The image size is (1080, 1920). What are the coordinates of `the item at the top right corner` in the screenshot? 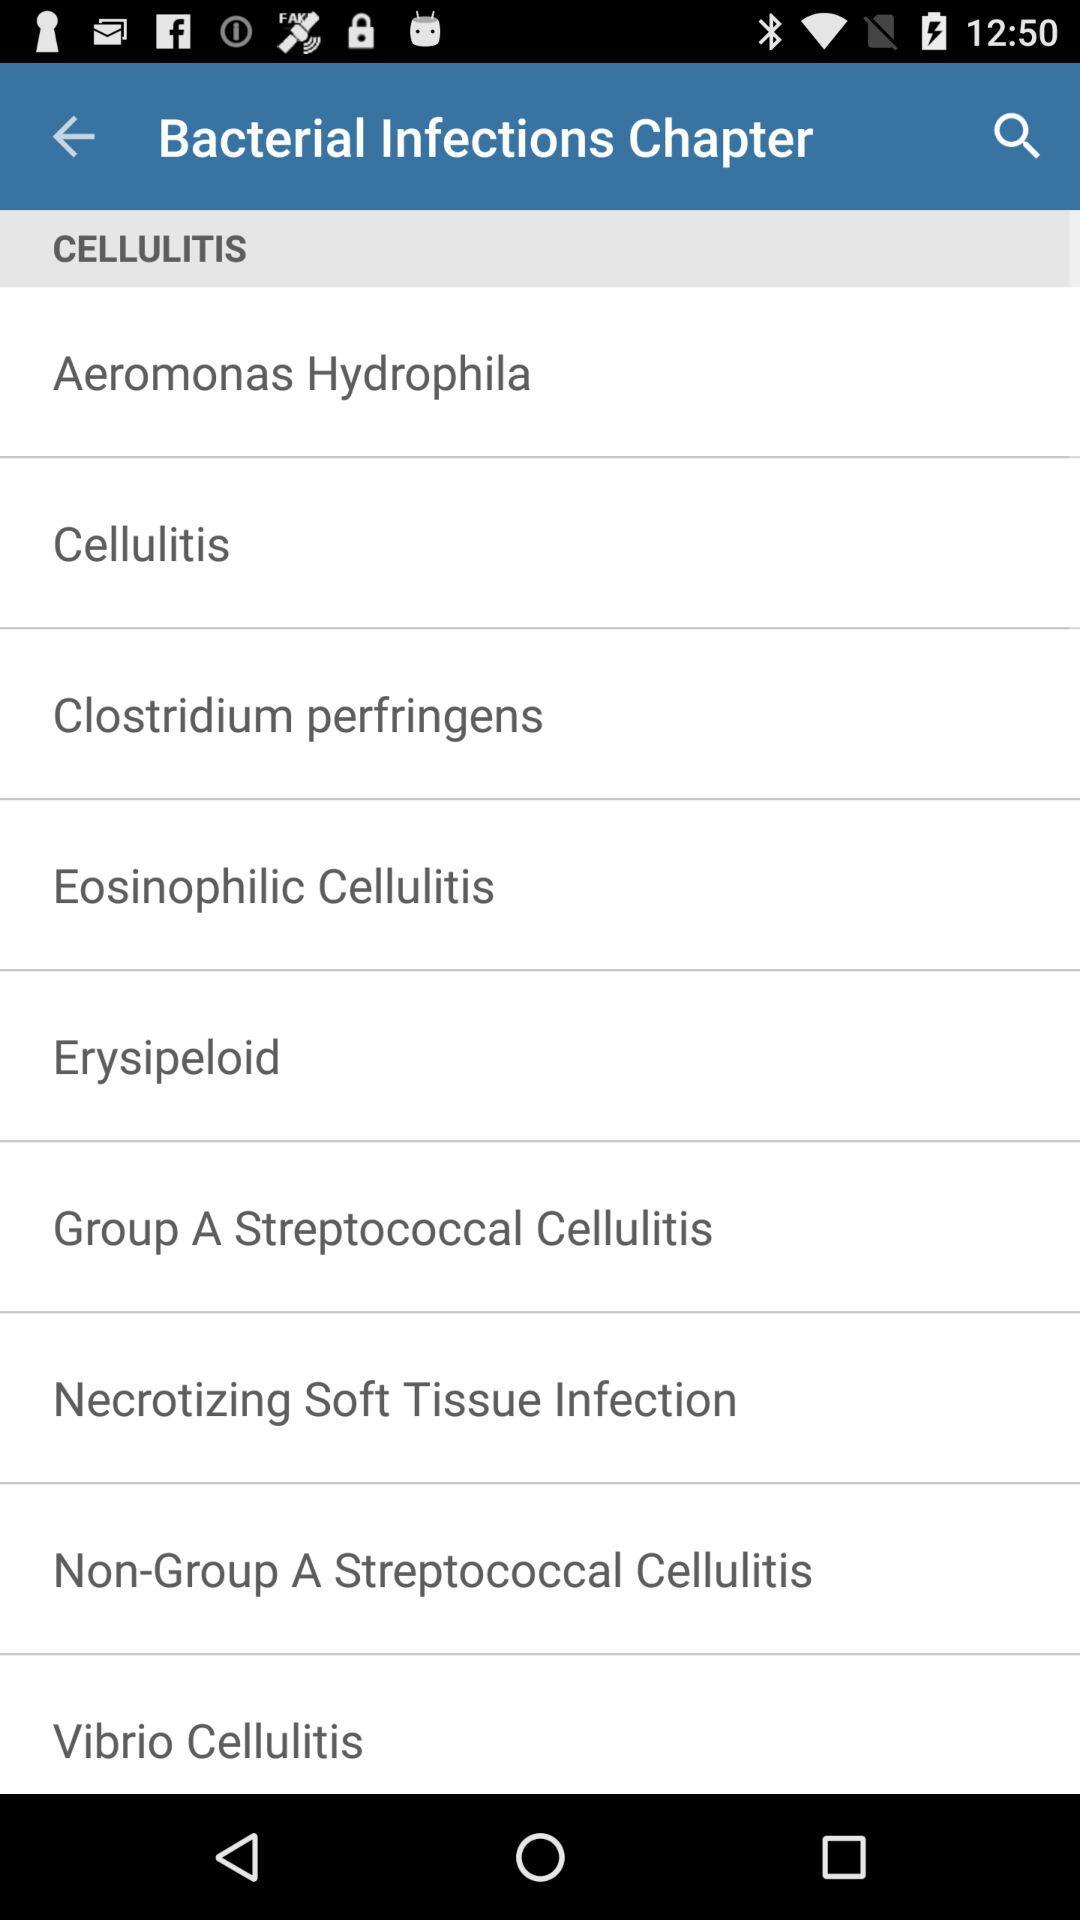 It's located at (1017, 135).